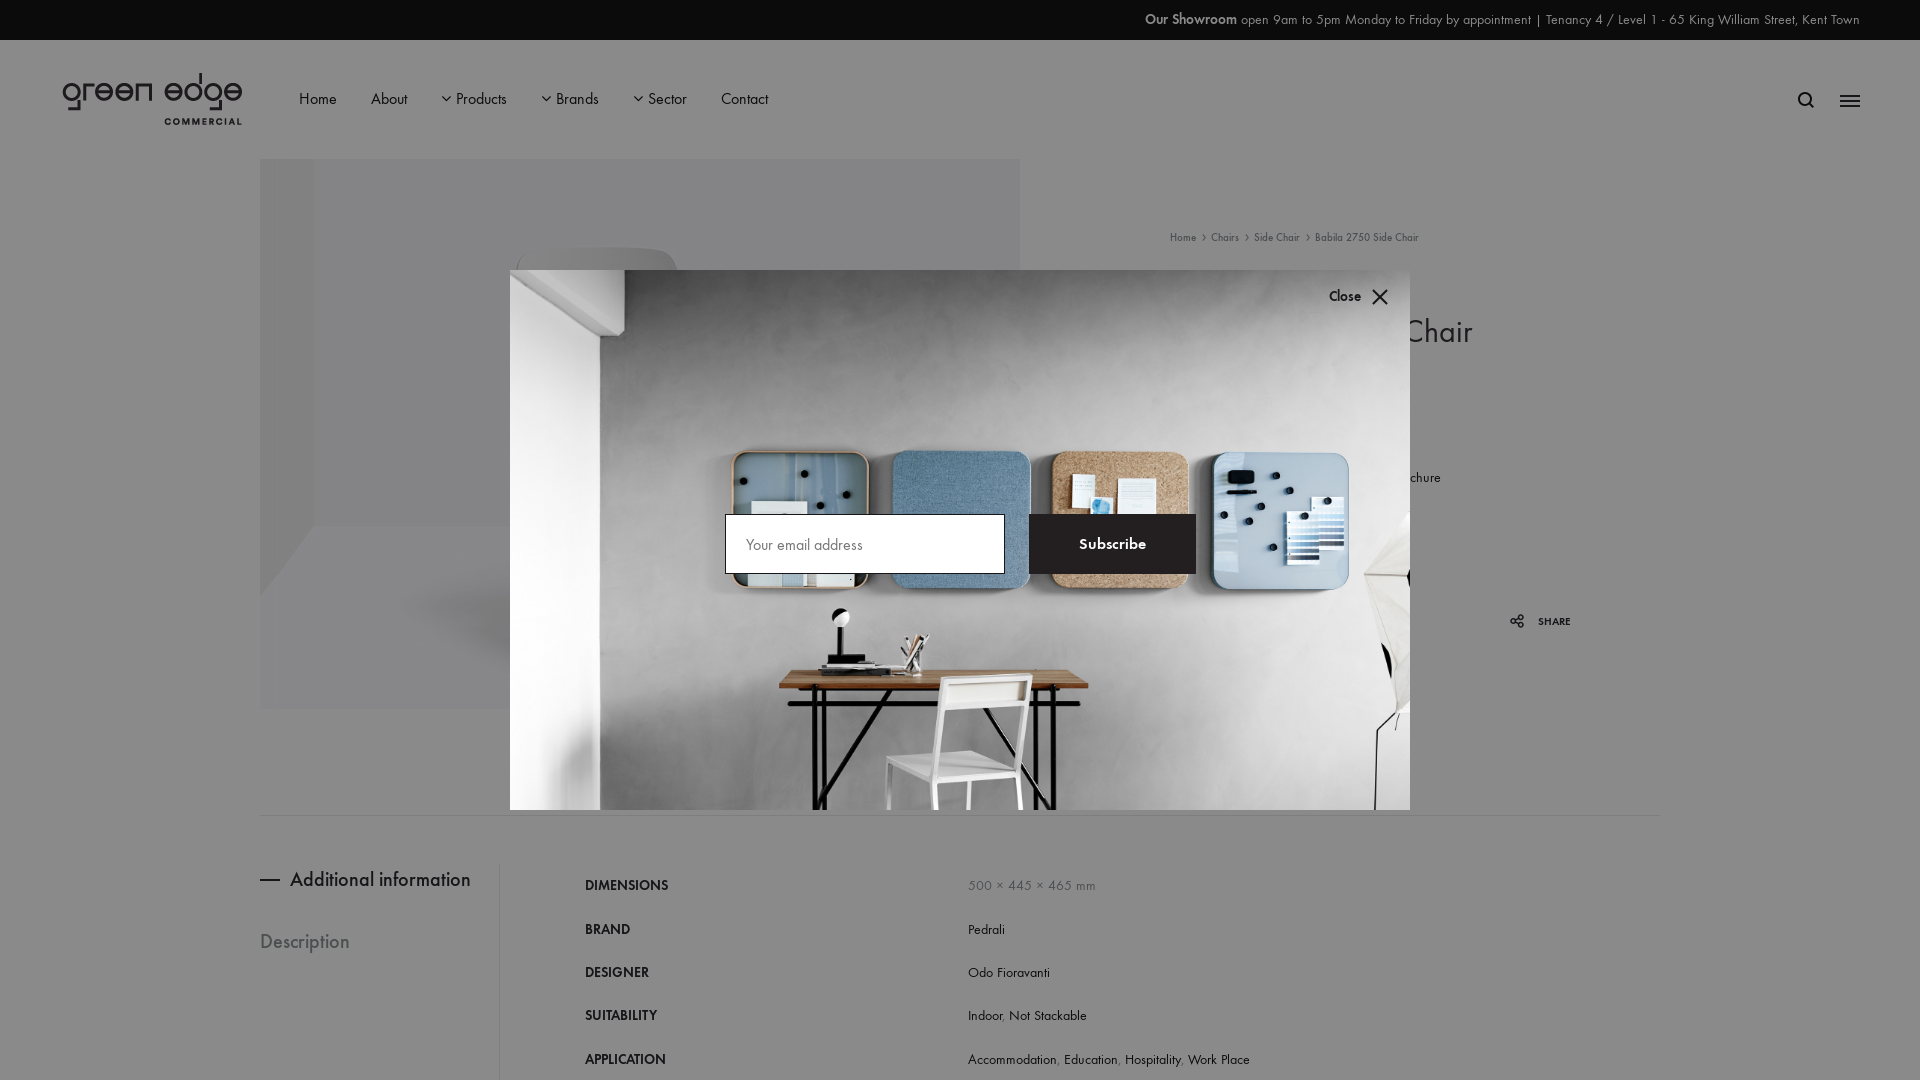 The image size is (1920, 1080). I want to click on 'SIDE CHAIR', so click(1319, 731).